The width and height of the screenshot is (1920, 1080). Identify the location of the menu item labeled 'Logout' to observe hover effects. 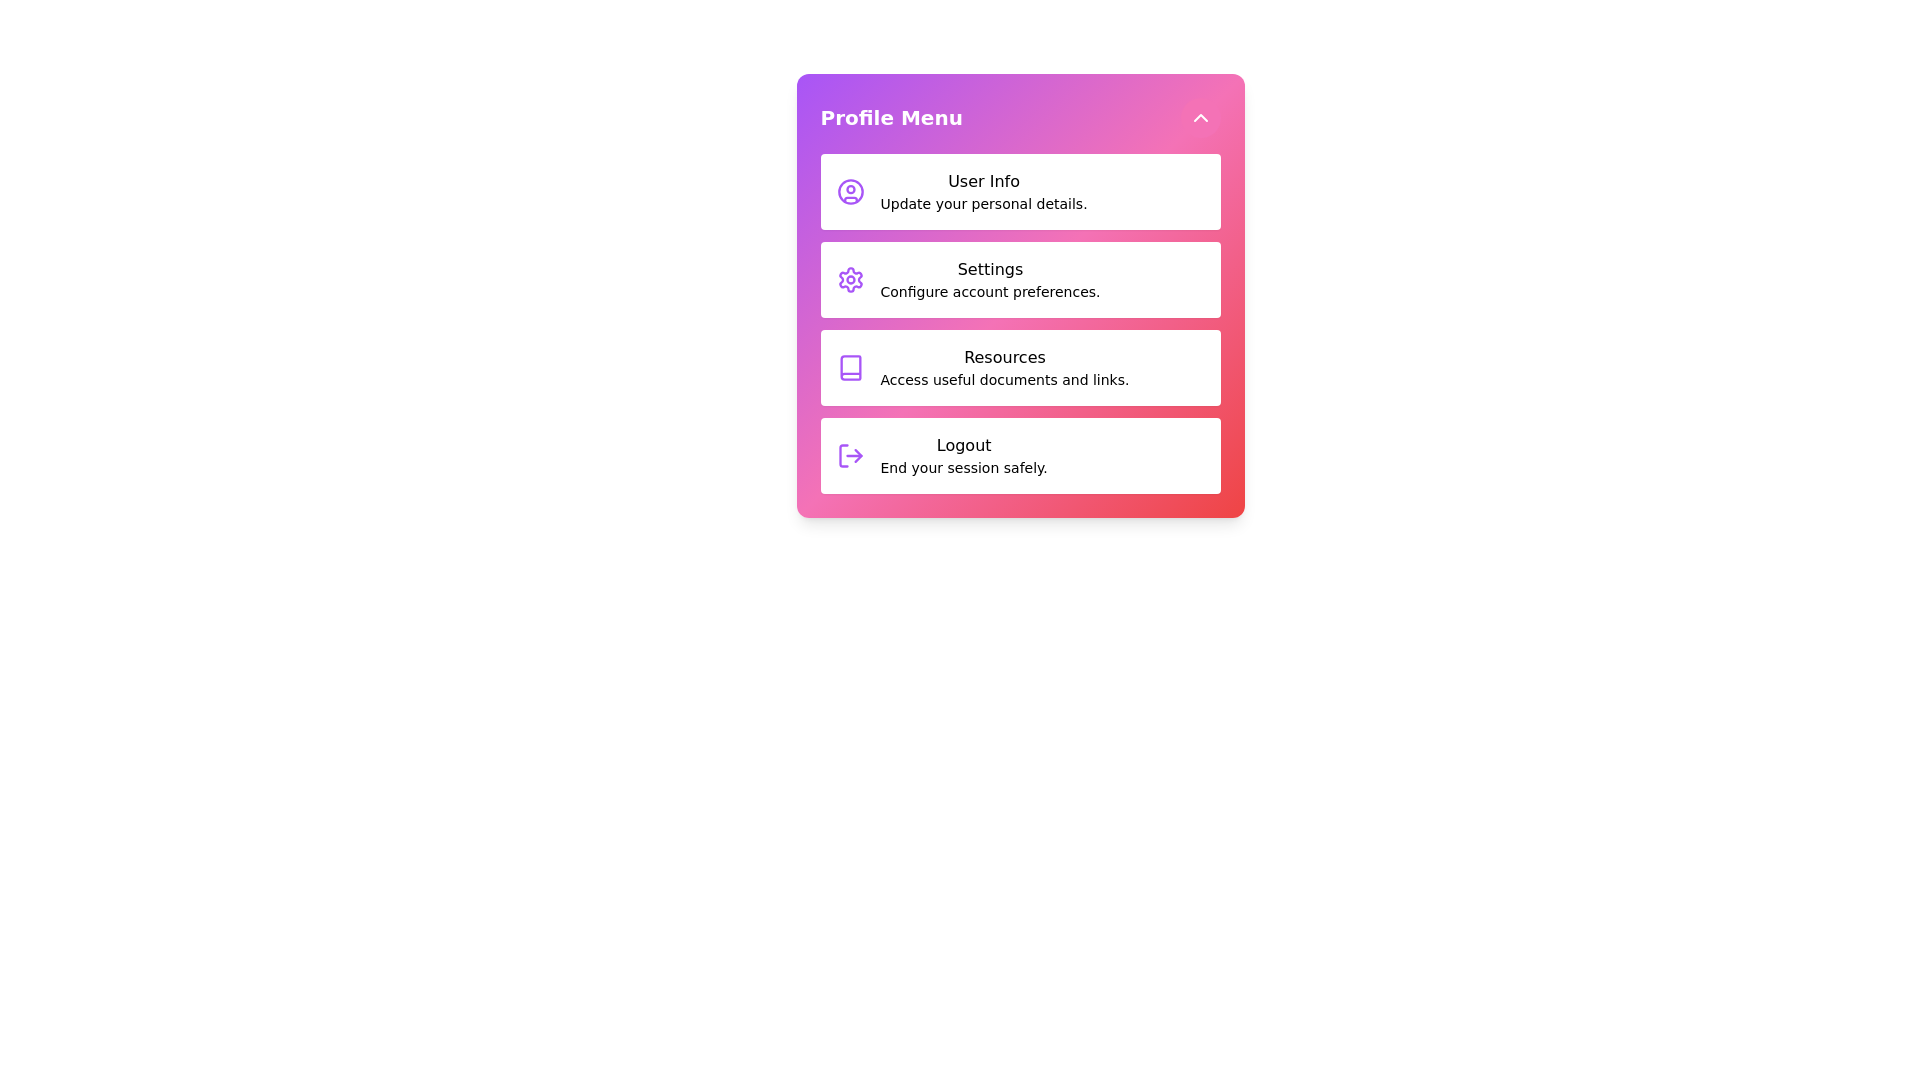
(1020, 455).